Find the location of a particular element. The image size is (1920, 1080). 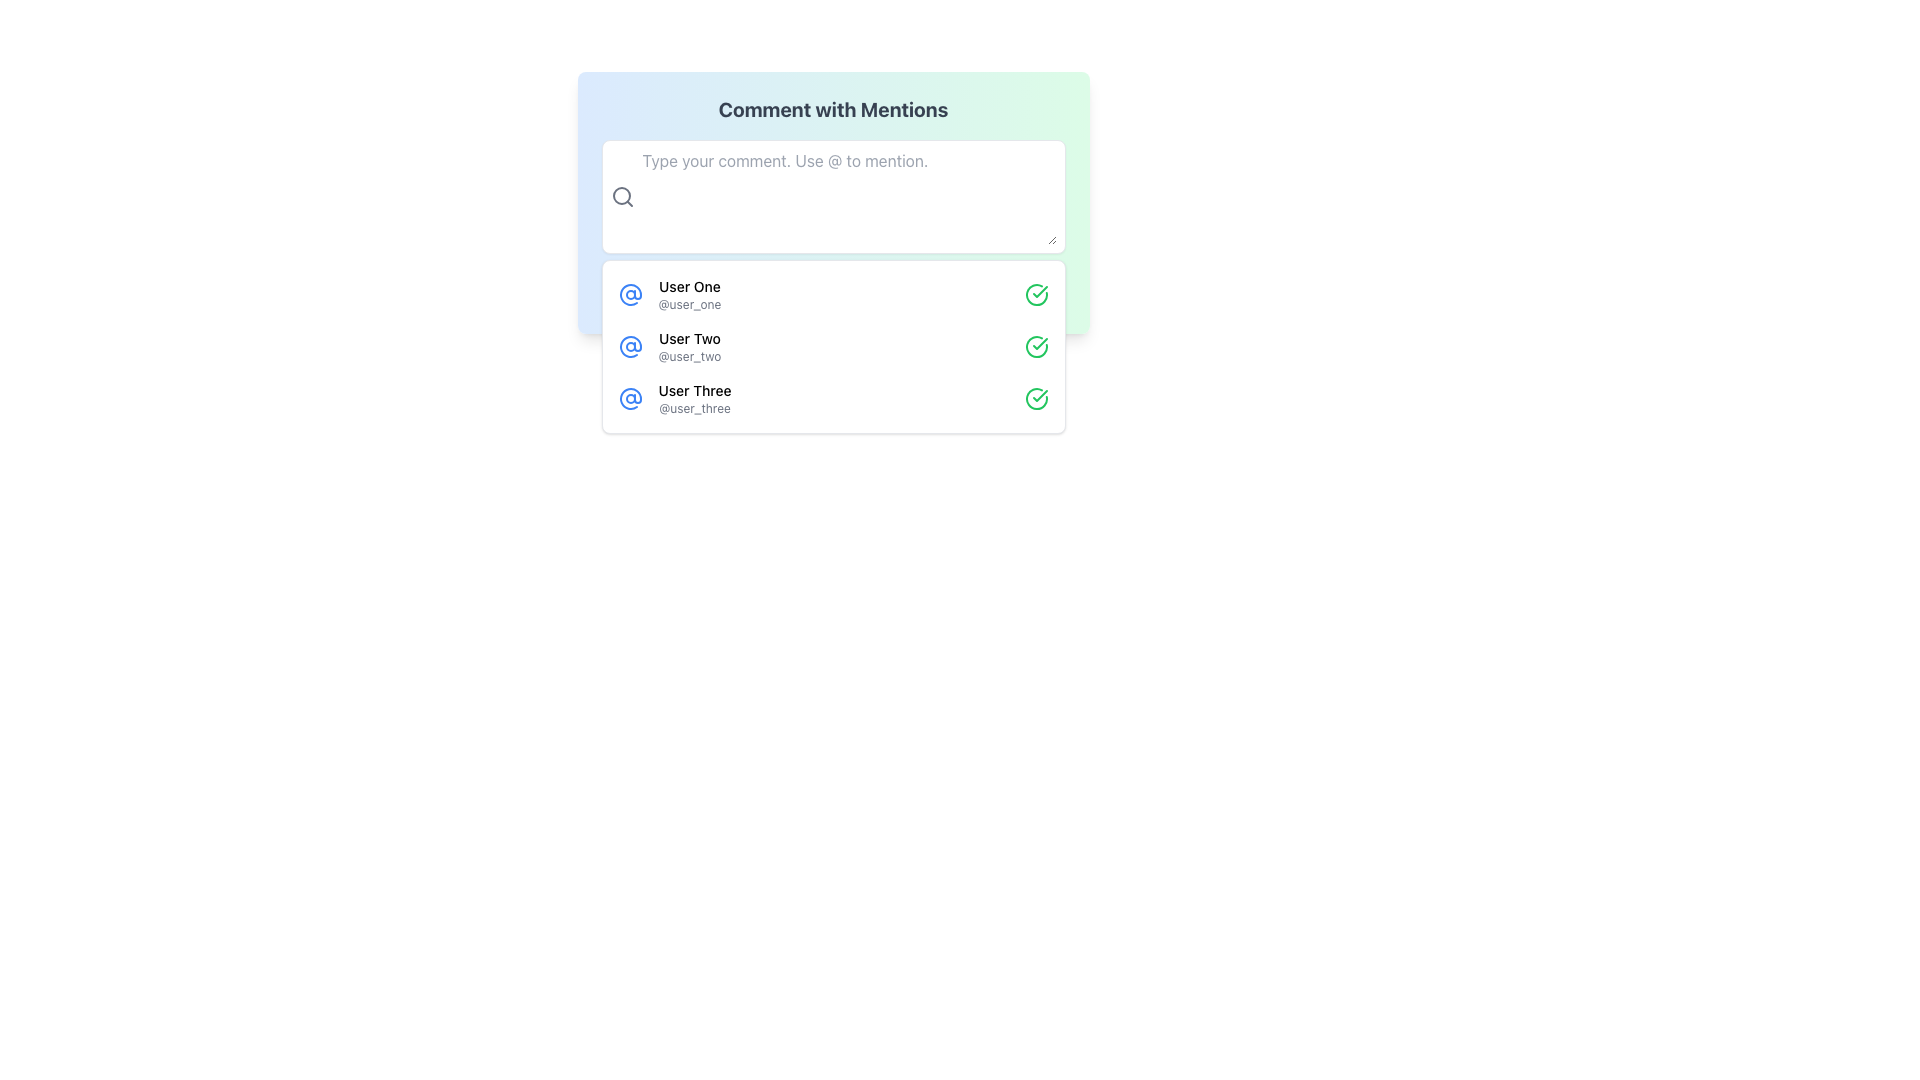

the green check mark symbol inside the circular graphic, indicating approval for the second user's entry in the list is located at coordinates (1040, 396).